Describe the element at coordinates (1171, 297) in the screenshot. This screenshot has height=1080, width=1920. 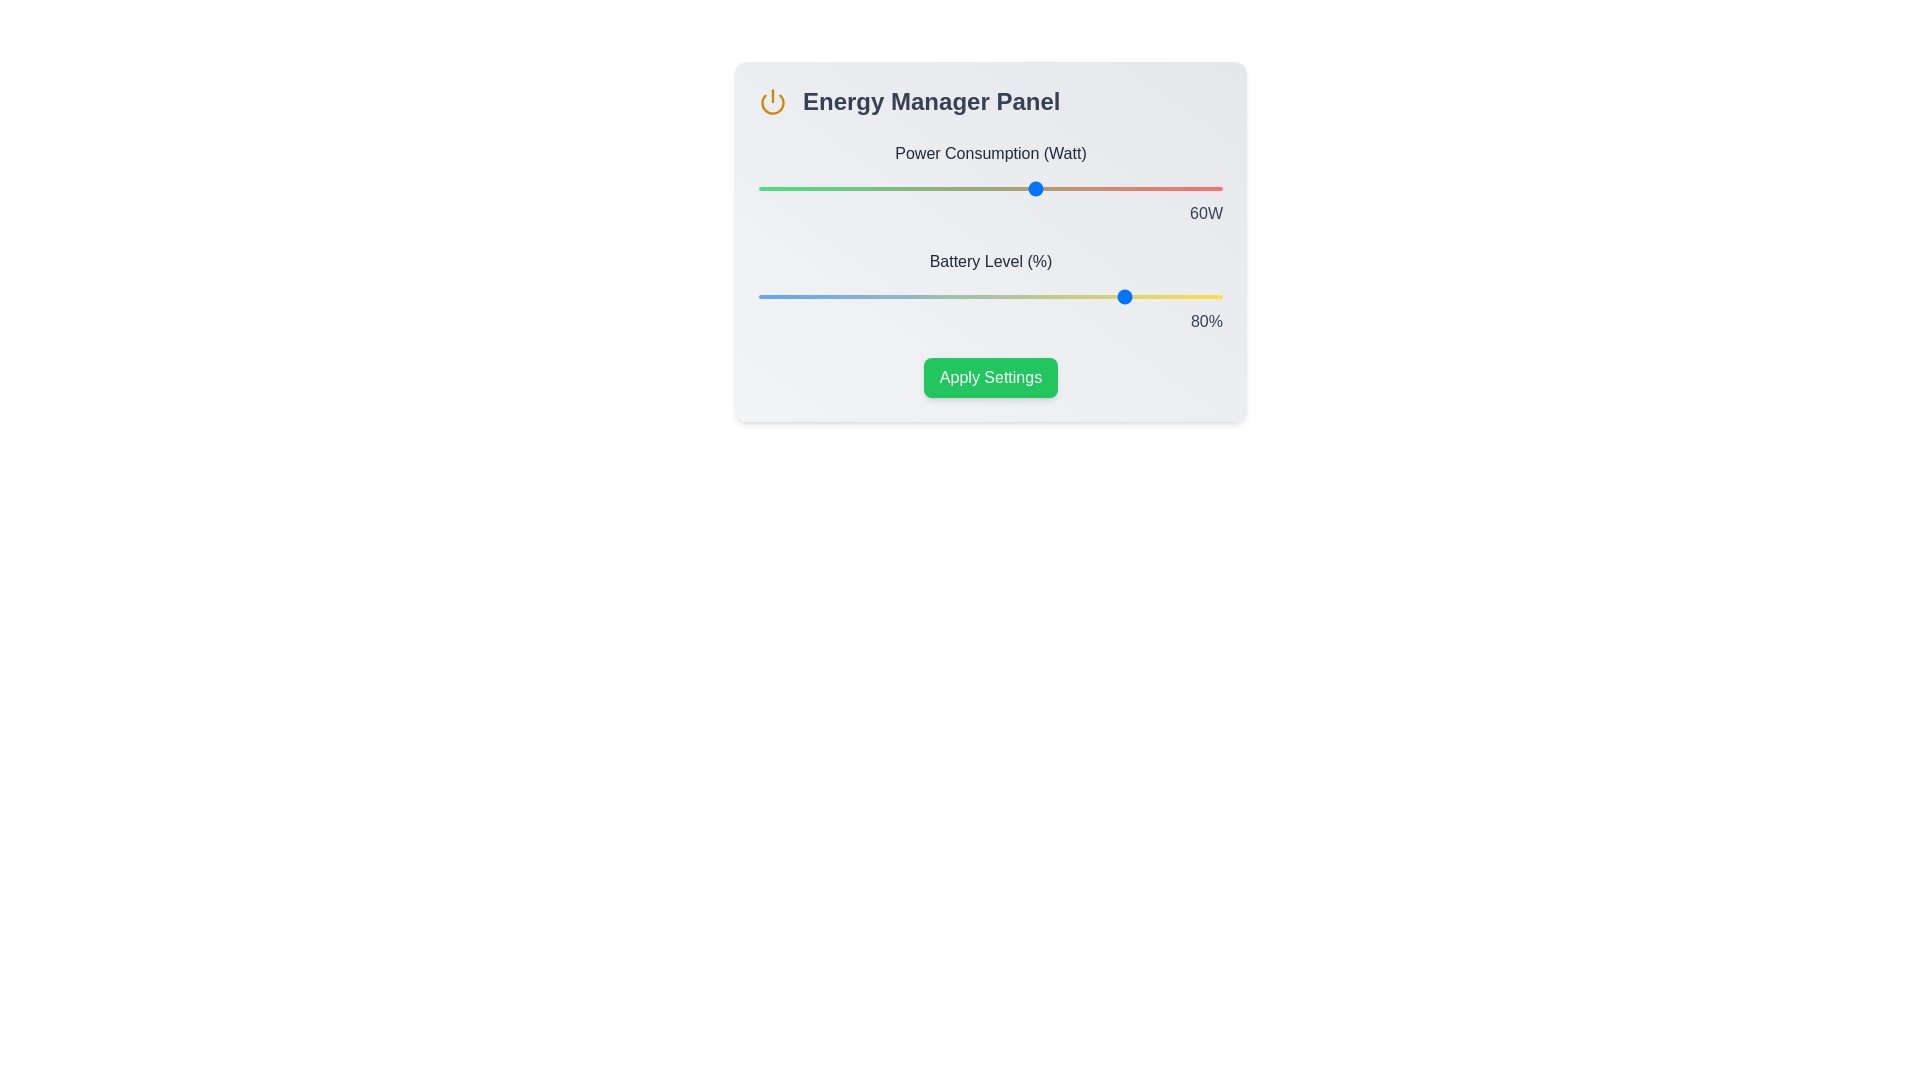
I see `the battery level slider to 89%` at that location.